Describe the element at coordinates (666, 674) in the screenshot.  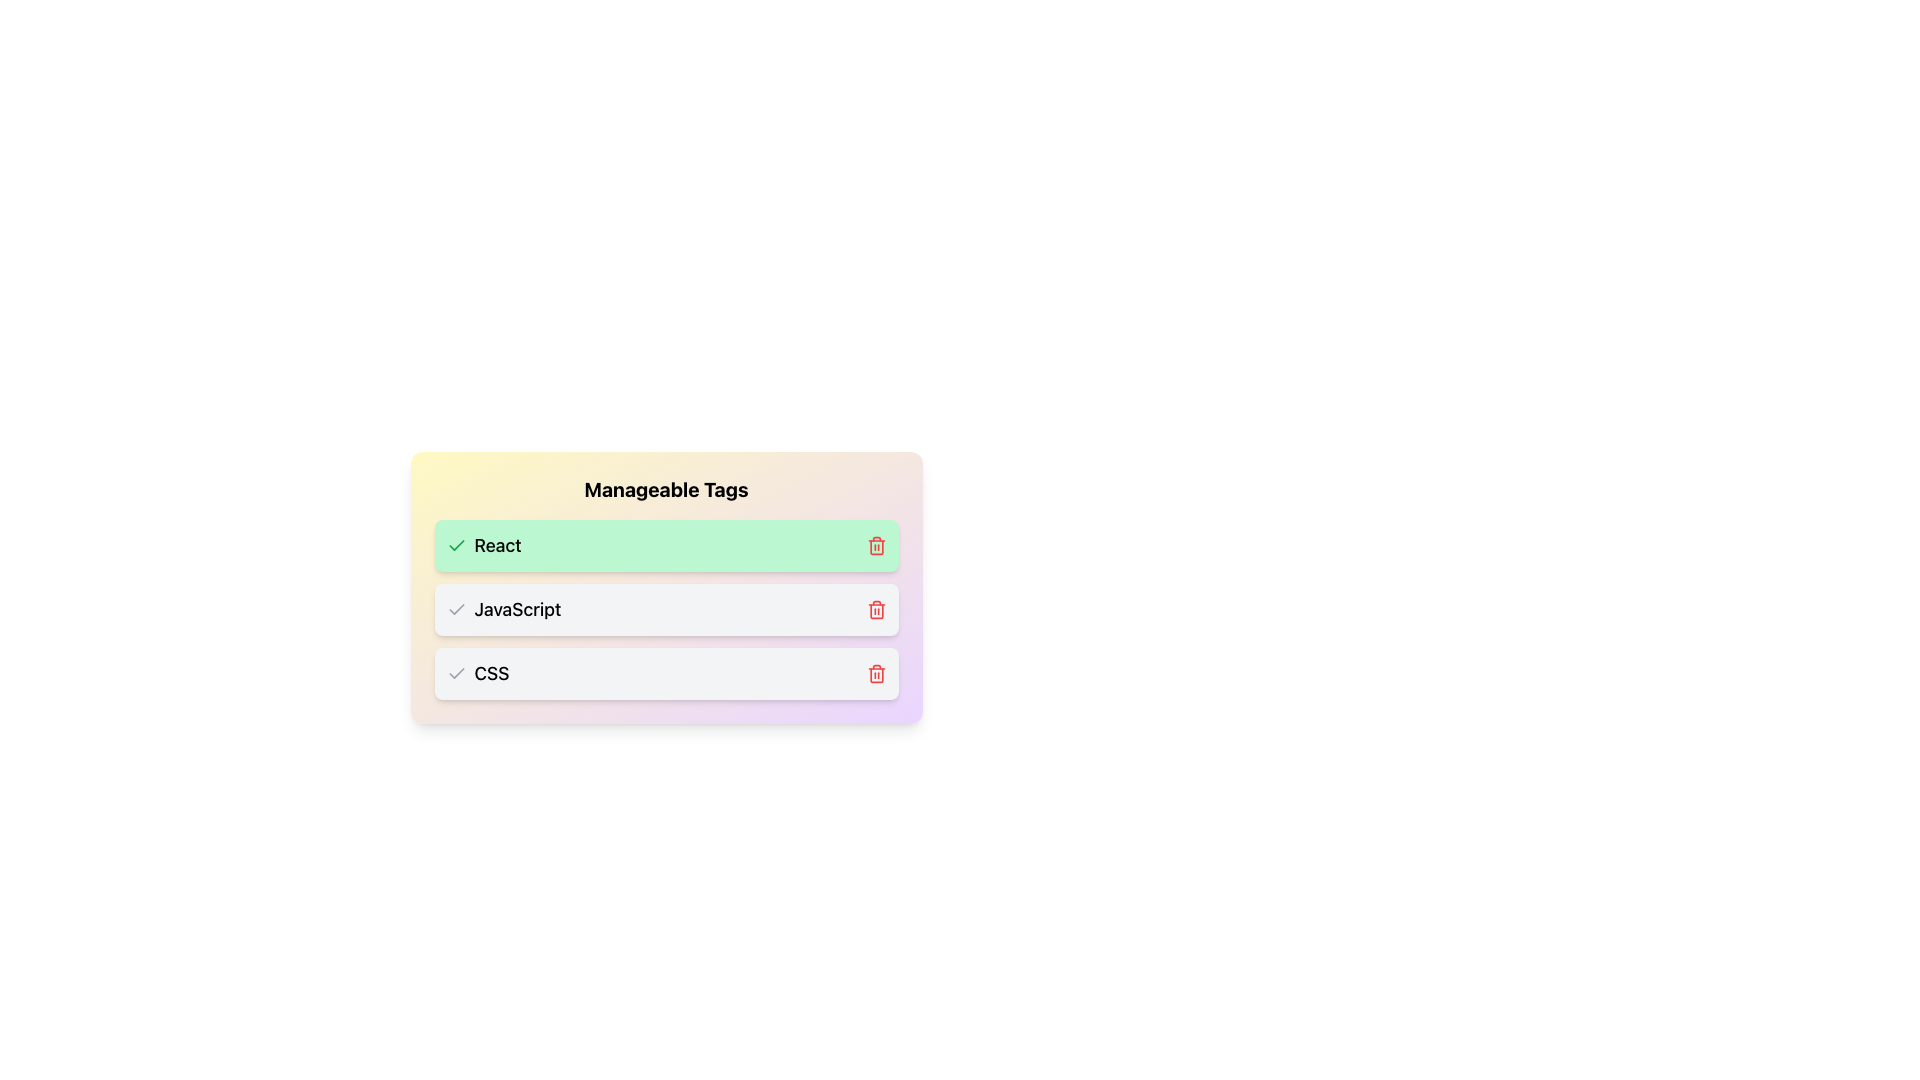
I see `the 'CSS' tag list item` at that location.